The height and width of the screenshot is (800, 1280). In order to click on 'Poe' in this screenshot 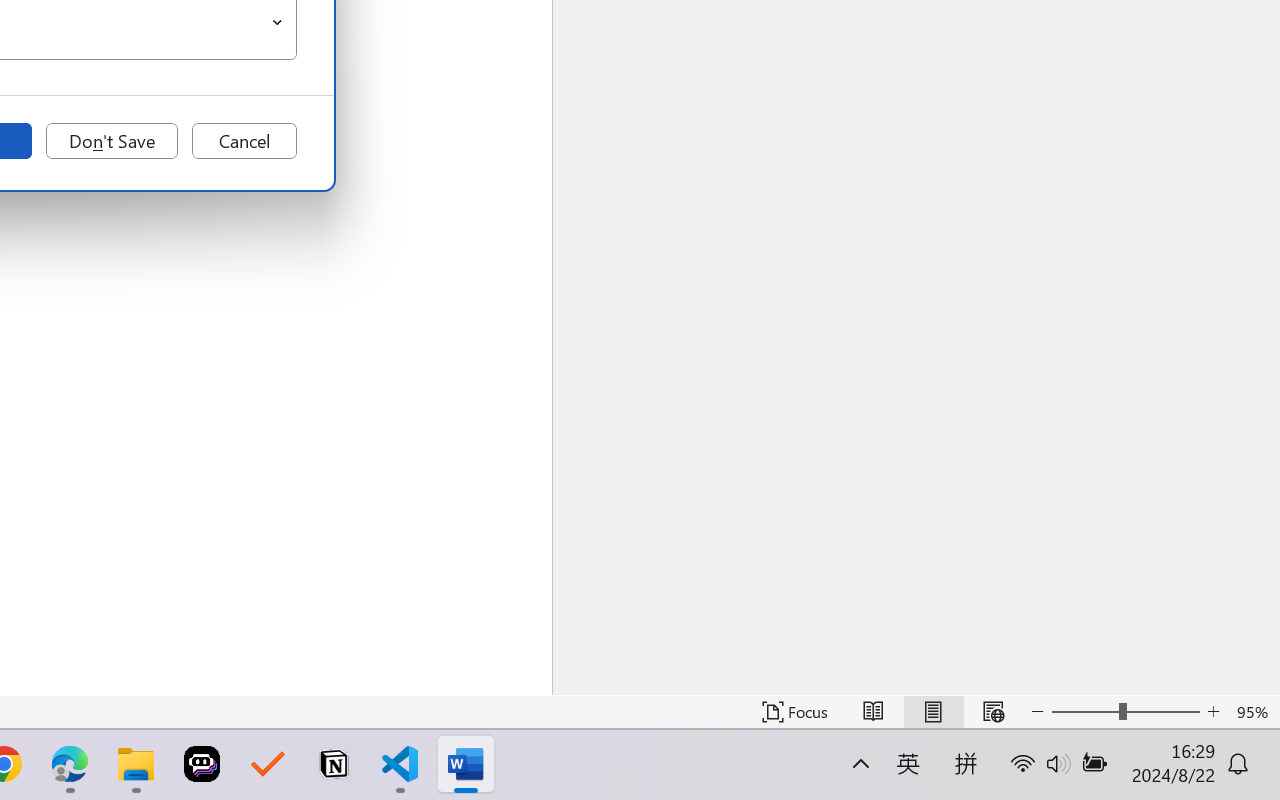, I will do `click(202, 764)`.